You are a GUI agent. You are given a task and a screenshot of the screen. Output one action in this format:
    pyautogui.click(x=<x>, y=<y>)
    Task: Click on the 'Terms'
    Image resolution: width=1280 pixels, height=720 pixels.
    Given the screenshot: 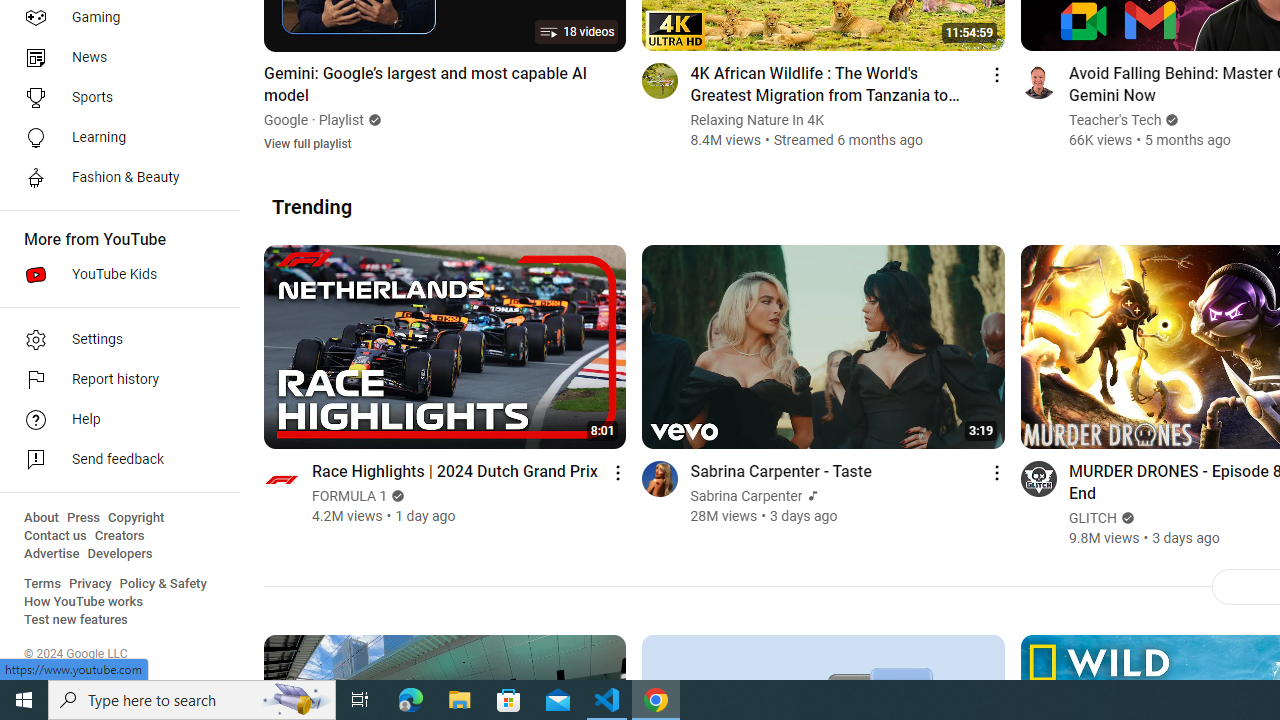 What is the action you would take?
    pyautogui.click(x=42, y=584)
    